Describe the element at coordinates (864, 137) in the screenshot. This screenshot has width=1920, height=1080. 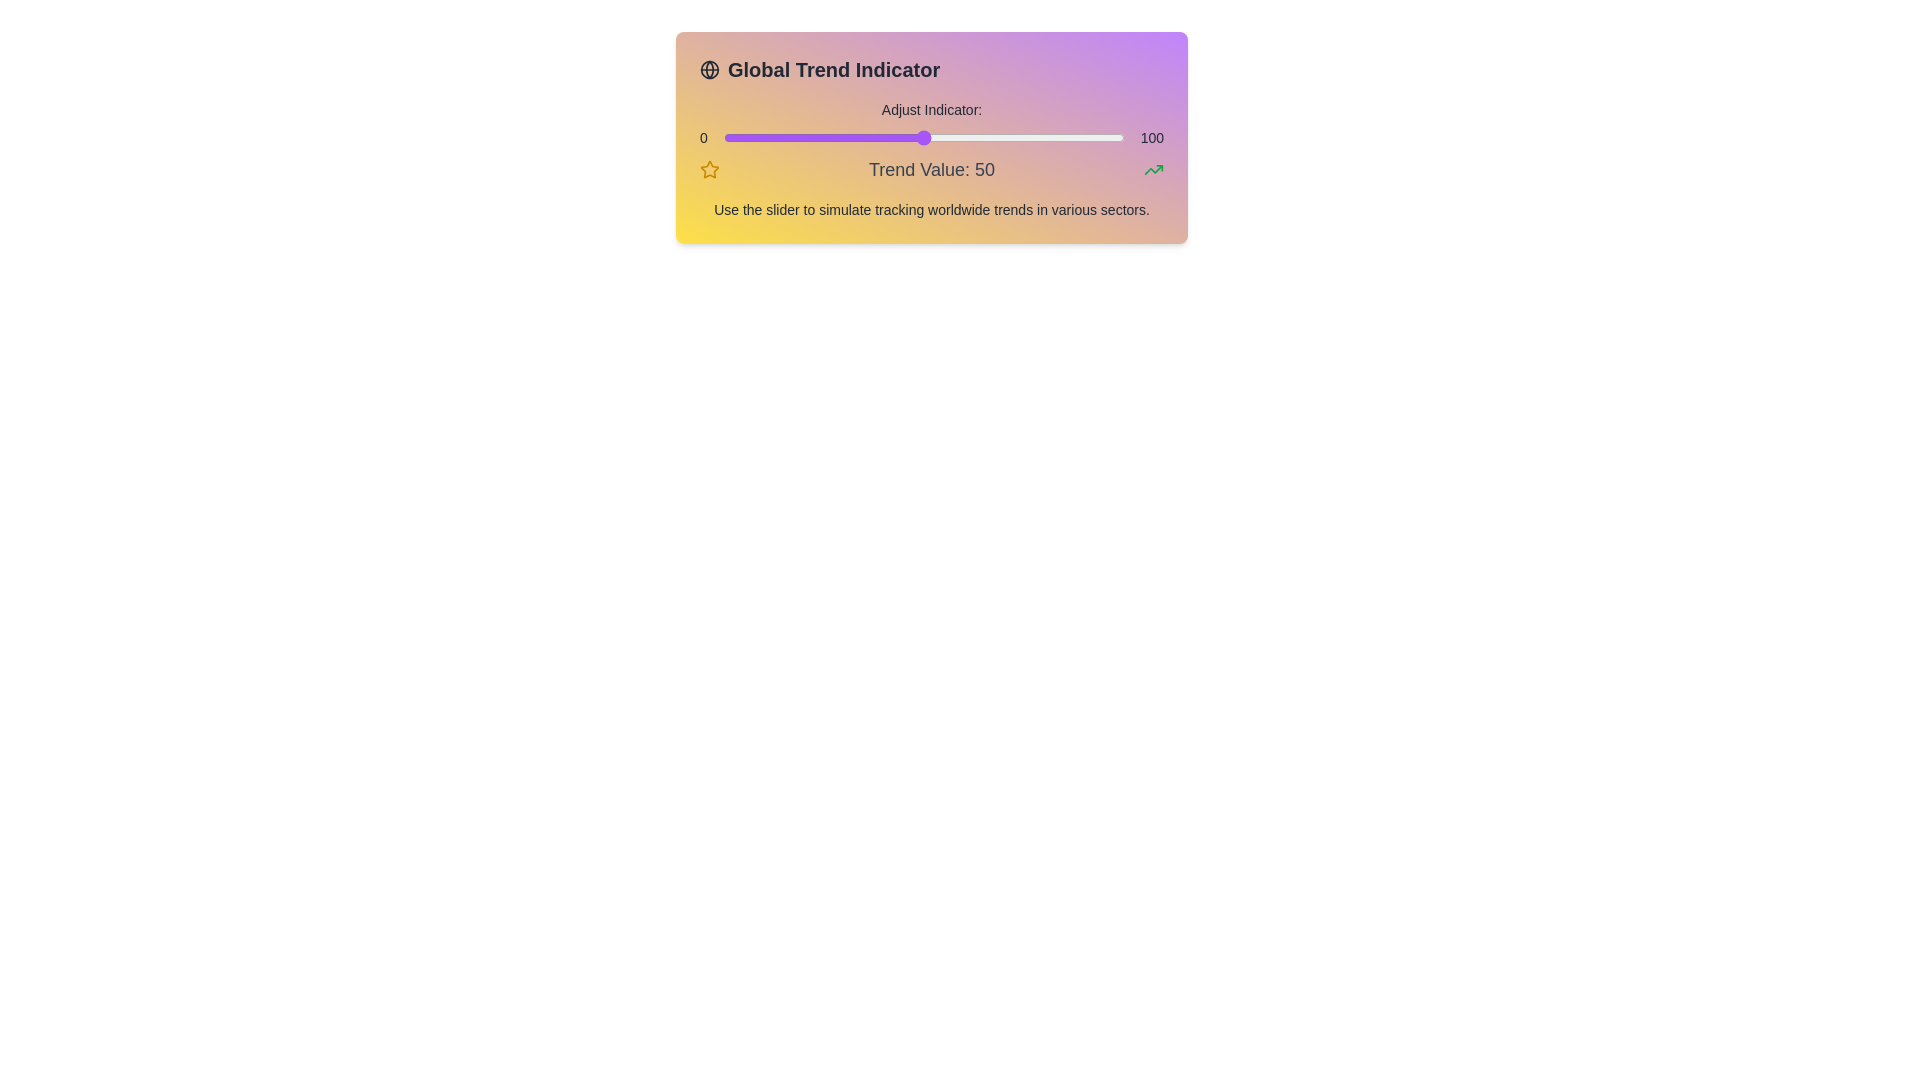
I see `the slider to set the value to 35` at that location.